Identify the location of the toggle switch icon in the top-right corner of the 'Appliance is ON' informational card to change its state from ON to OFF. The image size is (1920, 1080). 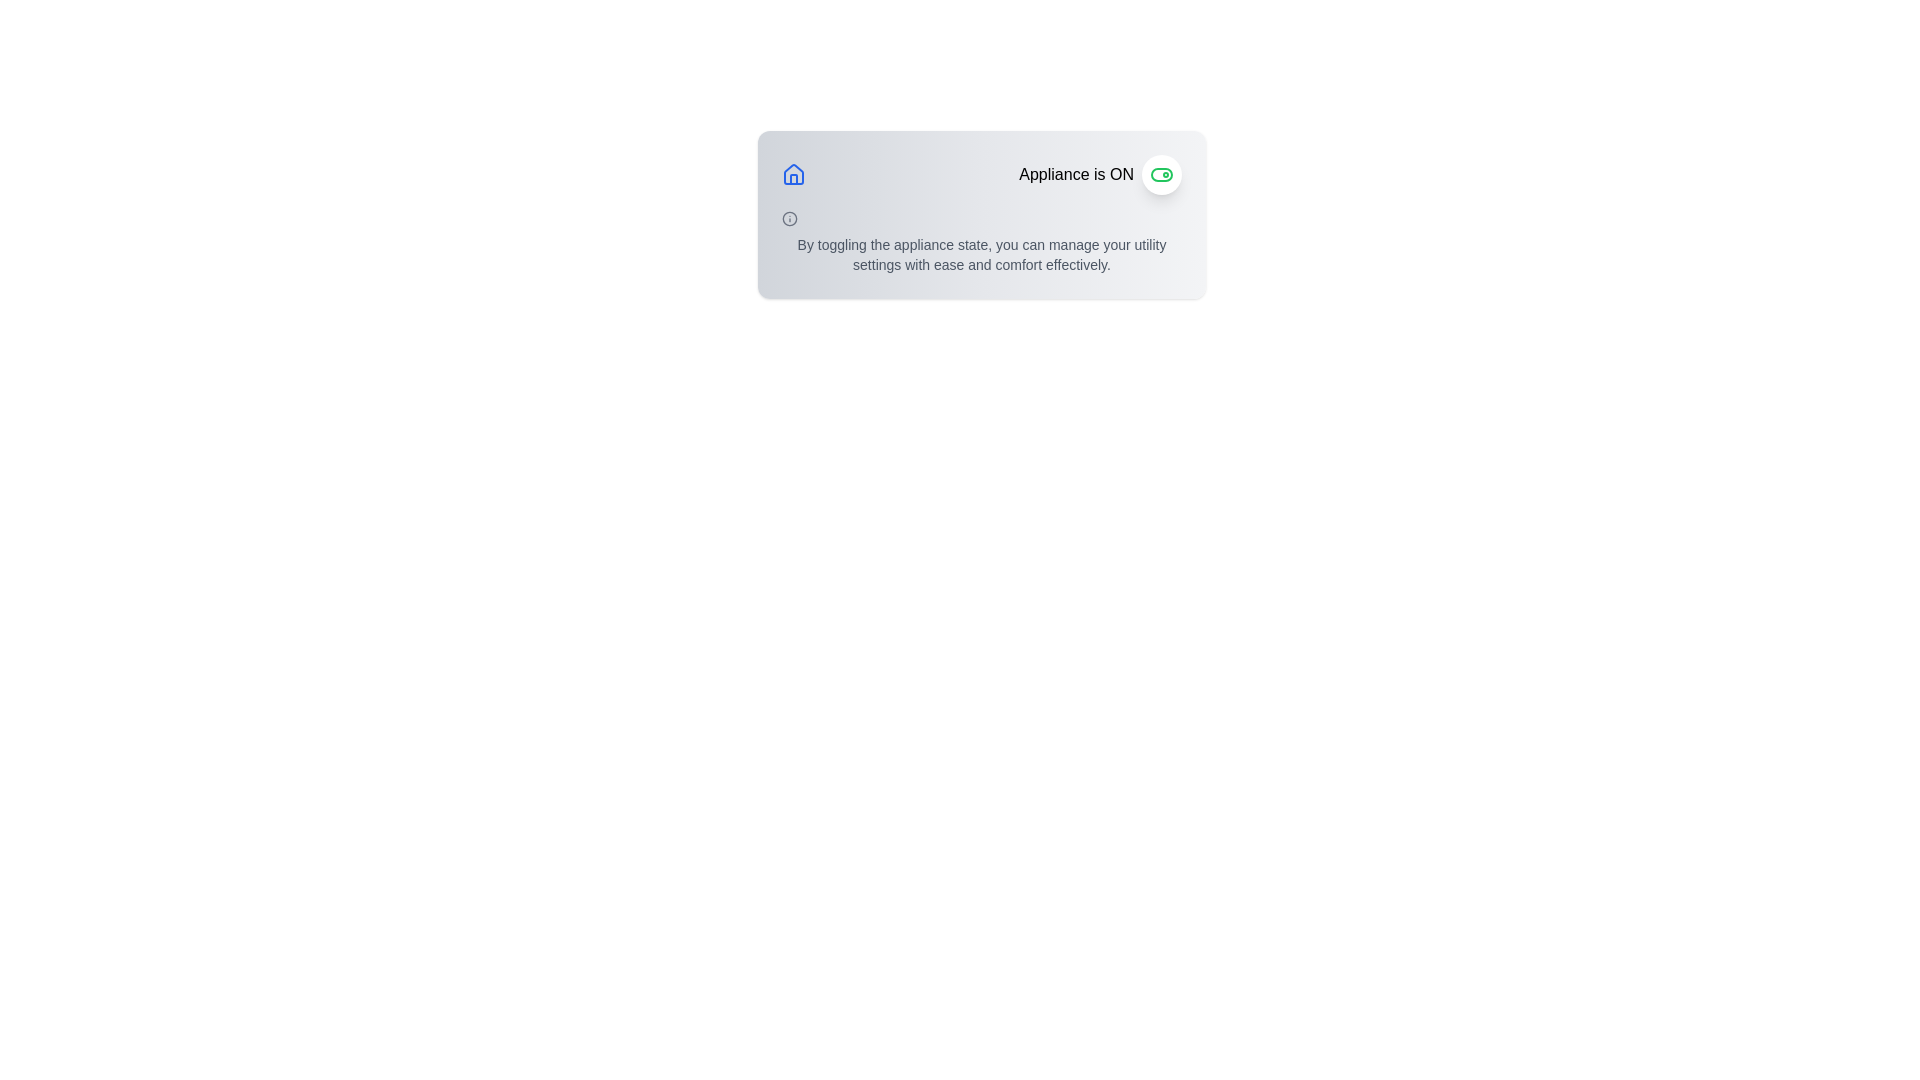
(1161, 173).